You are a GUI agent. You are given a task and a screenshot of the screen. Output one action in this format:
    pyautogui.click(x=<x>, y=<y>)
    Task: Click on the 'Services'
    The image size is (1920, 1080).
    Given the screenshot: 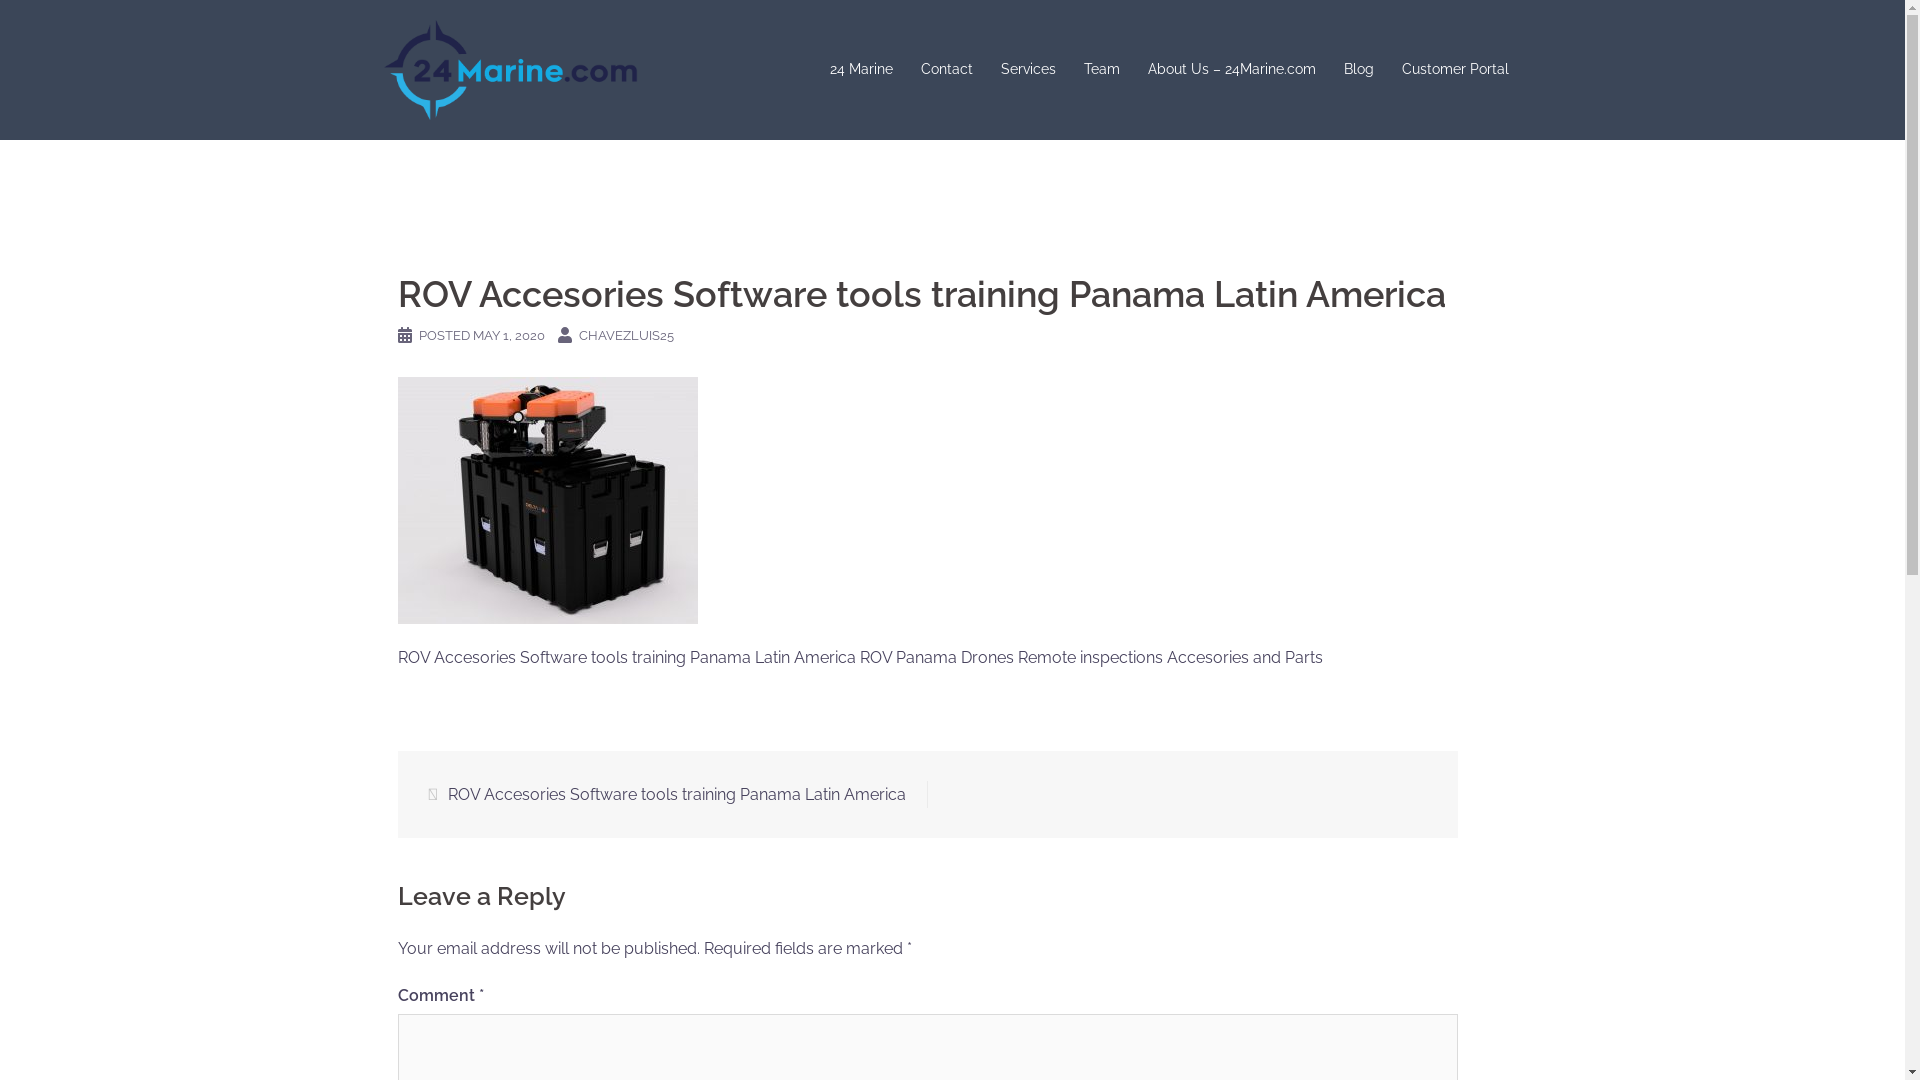 What is the action you would take?
    pyautogui.click(x=1027, y=68)
    